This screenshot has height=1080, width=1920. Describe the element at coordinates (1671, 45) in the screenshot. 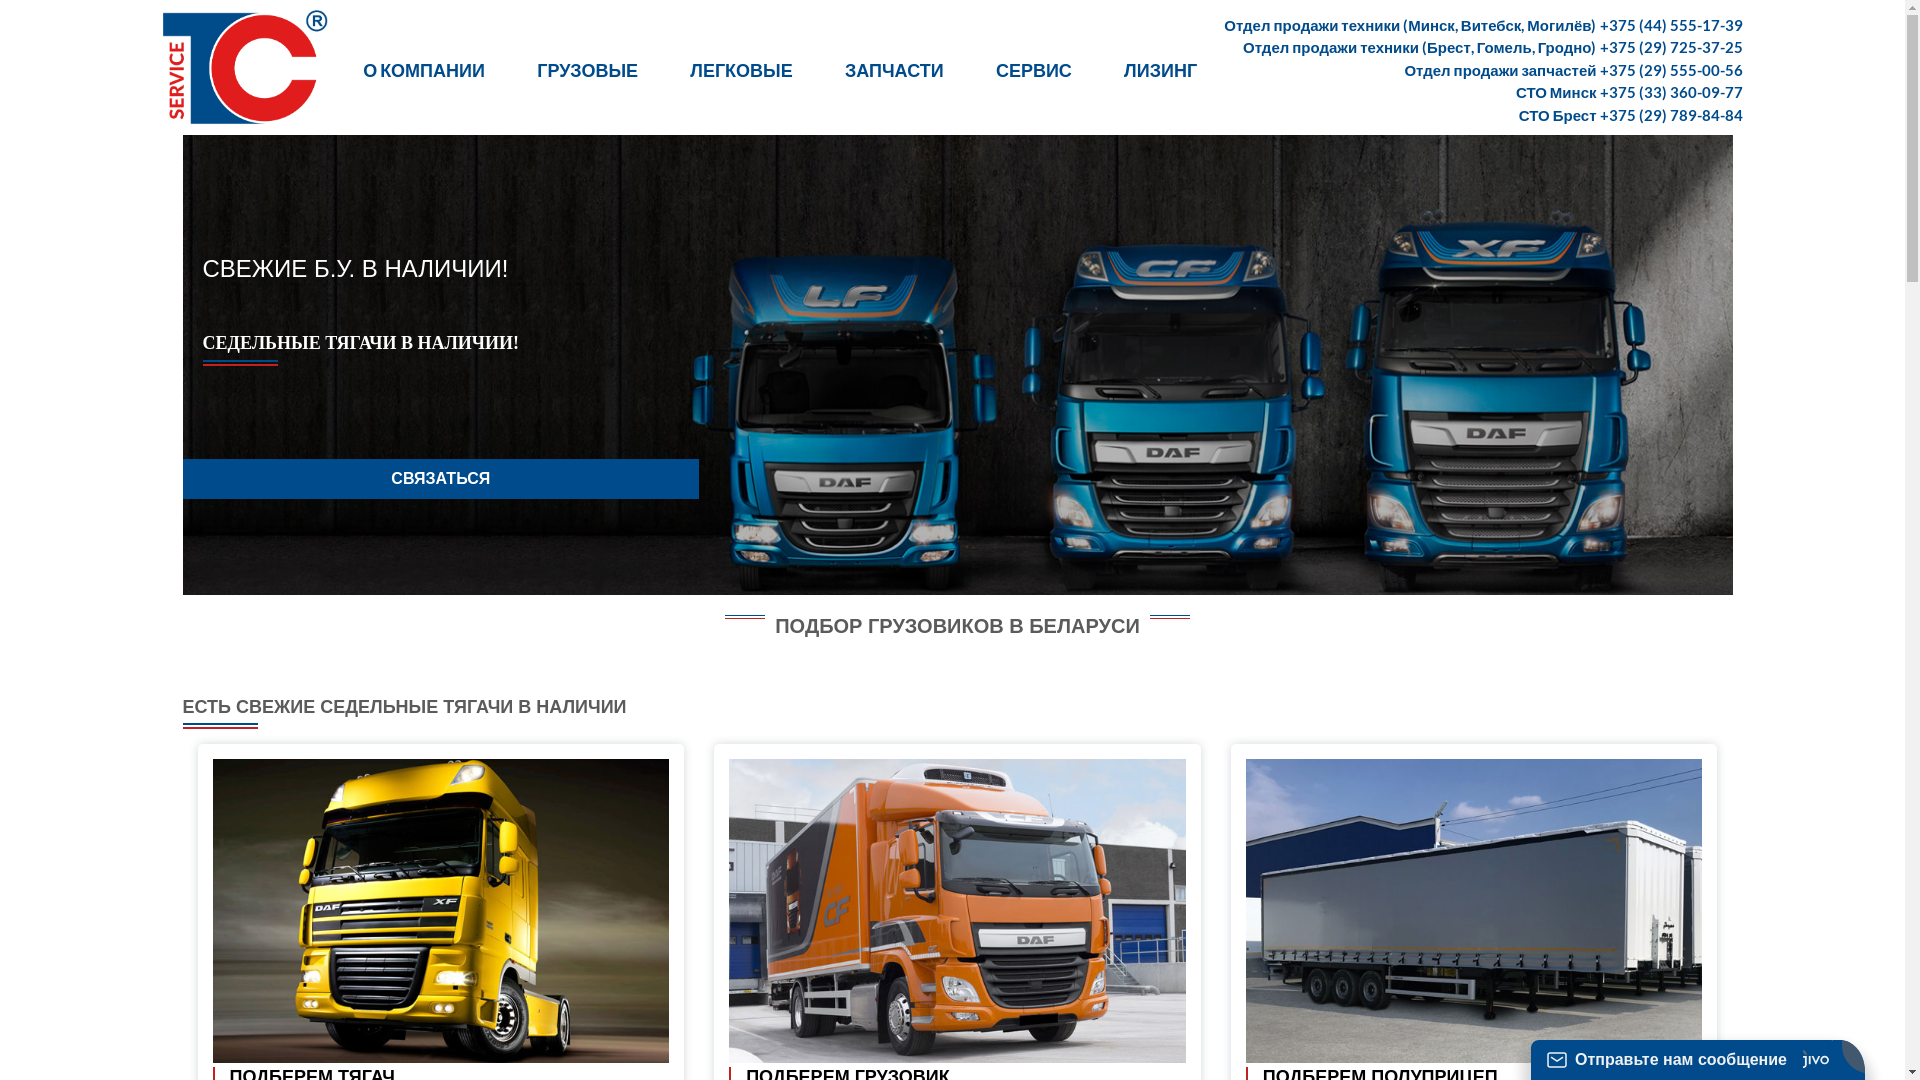

I see `'+375 (29) 725-37-25'` at that location.